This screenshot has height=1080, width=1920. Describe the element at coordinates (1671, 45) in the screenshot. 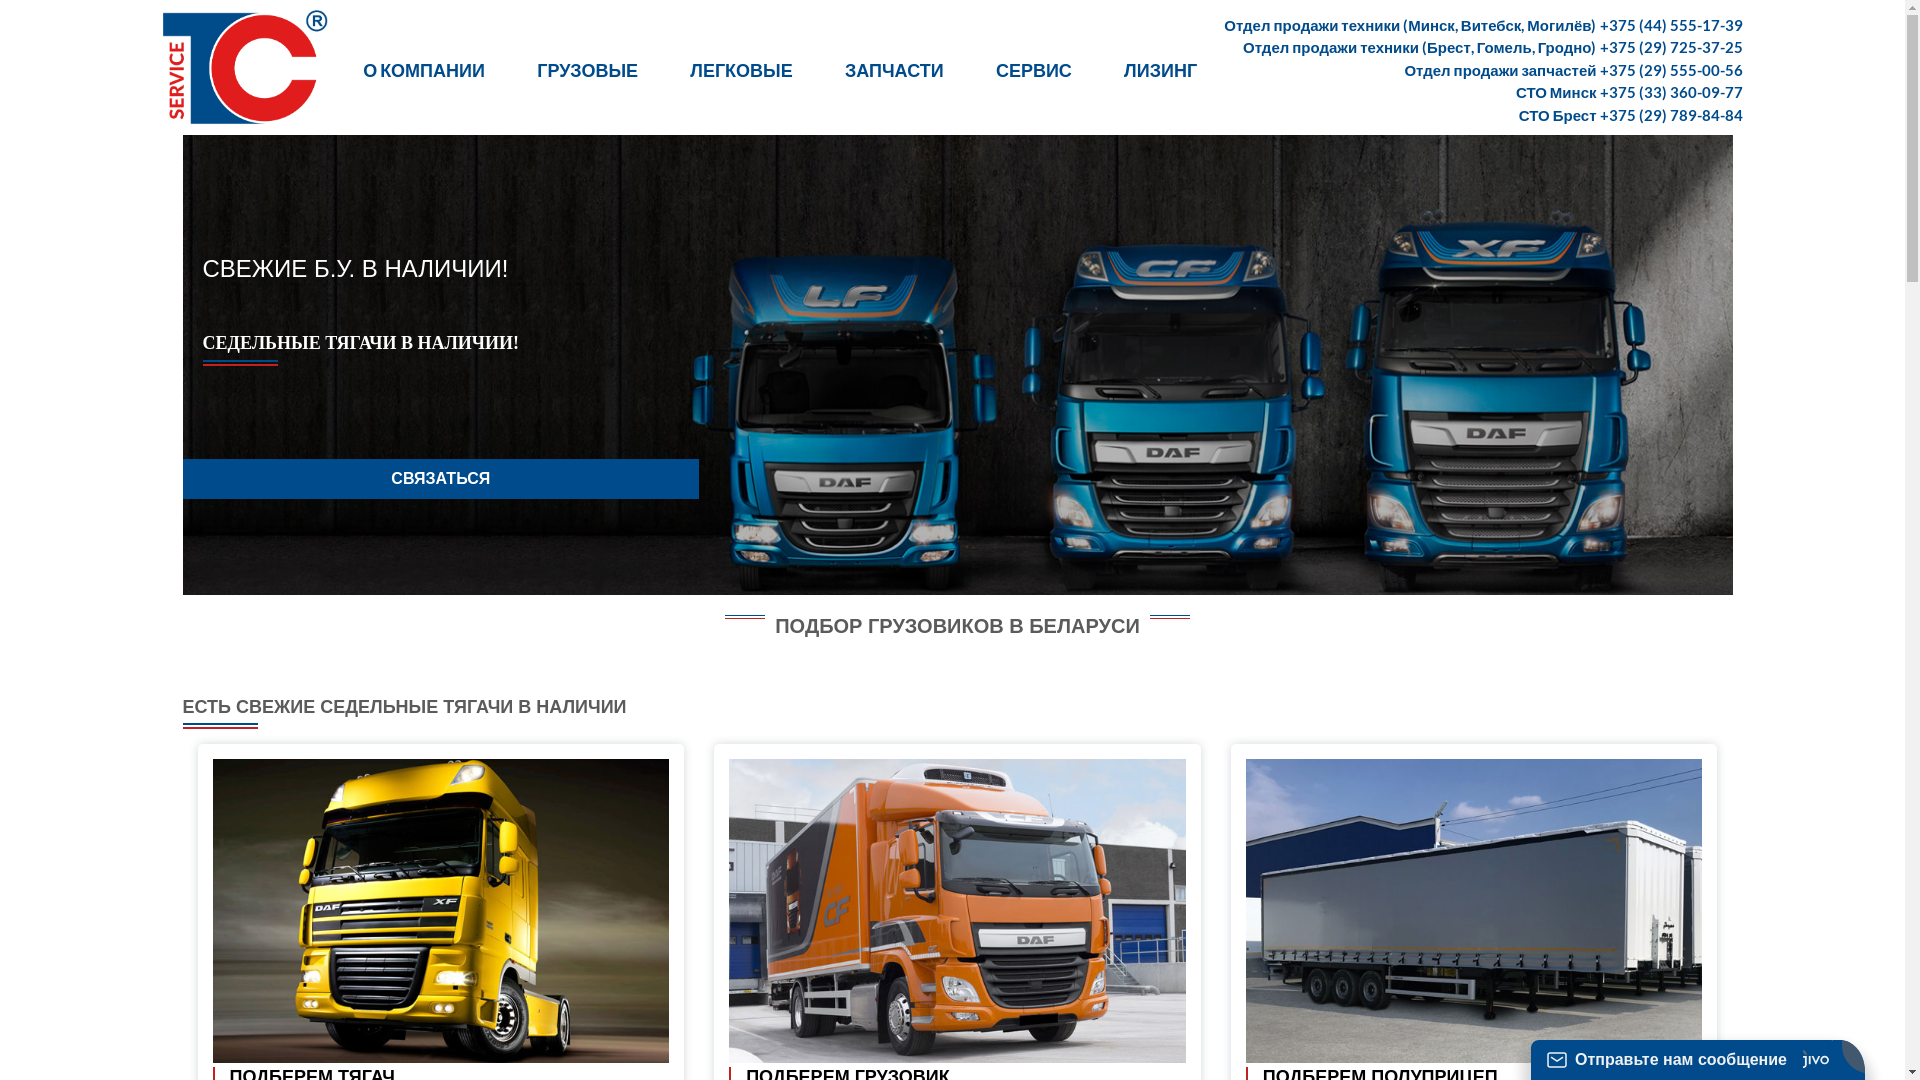

I see `'+375 (29) 725-37-25'` at that location.